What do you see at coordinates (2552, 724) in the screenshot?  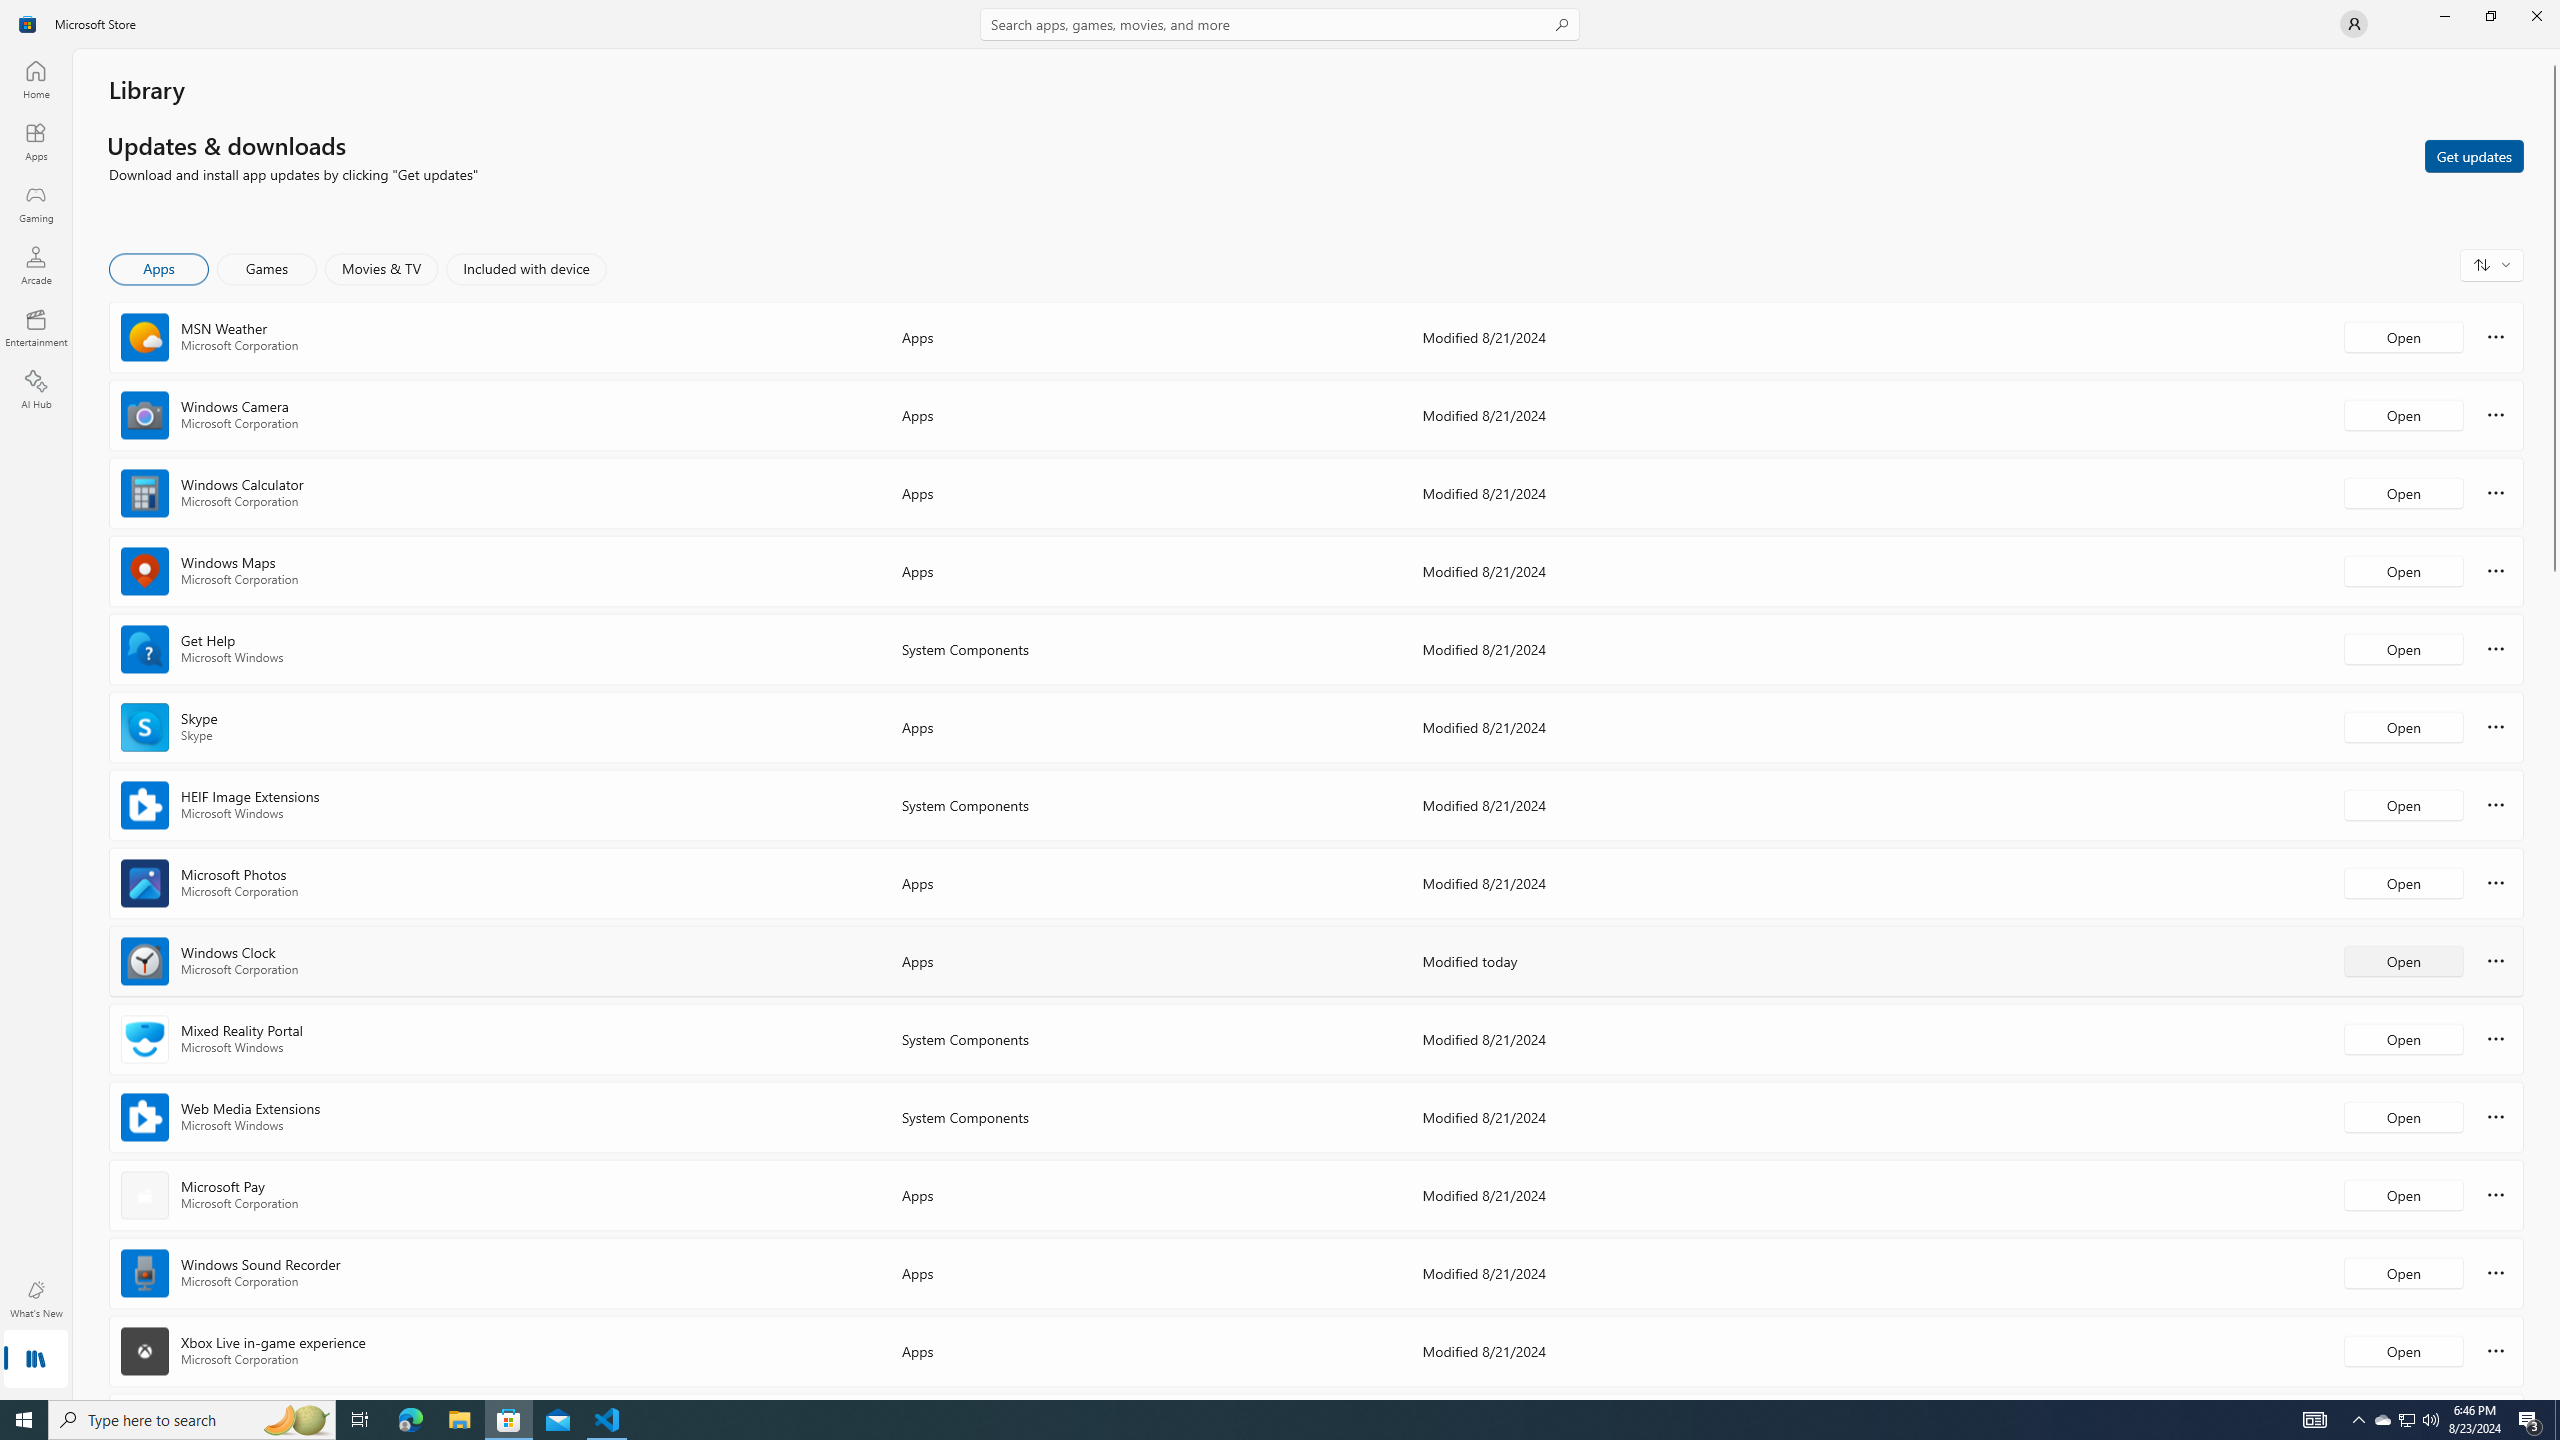 I see `'Vertical'` at bounding box center [2552, 724].